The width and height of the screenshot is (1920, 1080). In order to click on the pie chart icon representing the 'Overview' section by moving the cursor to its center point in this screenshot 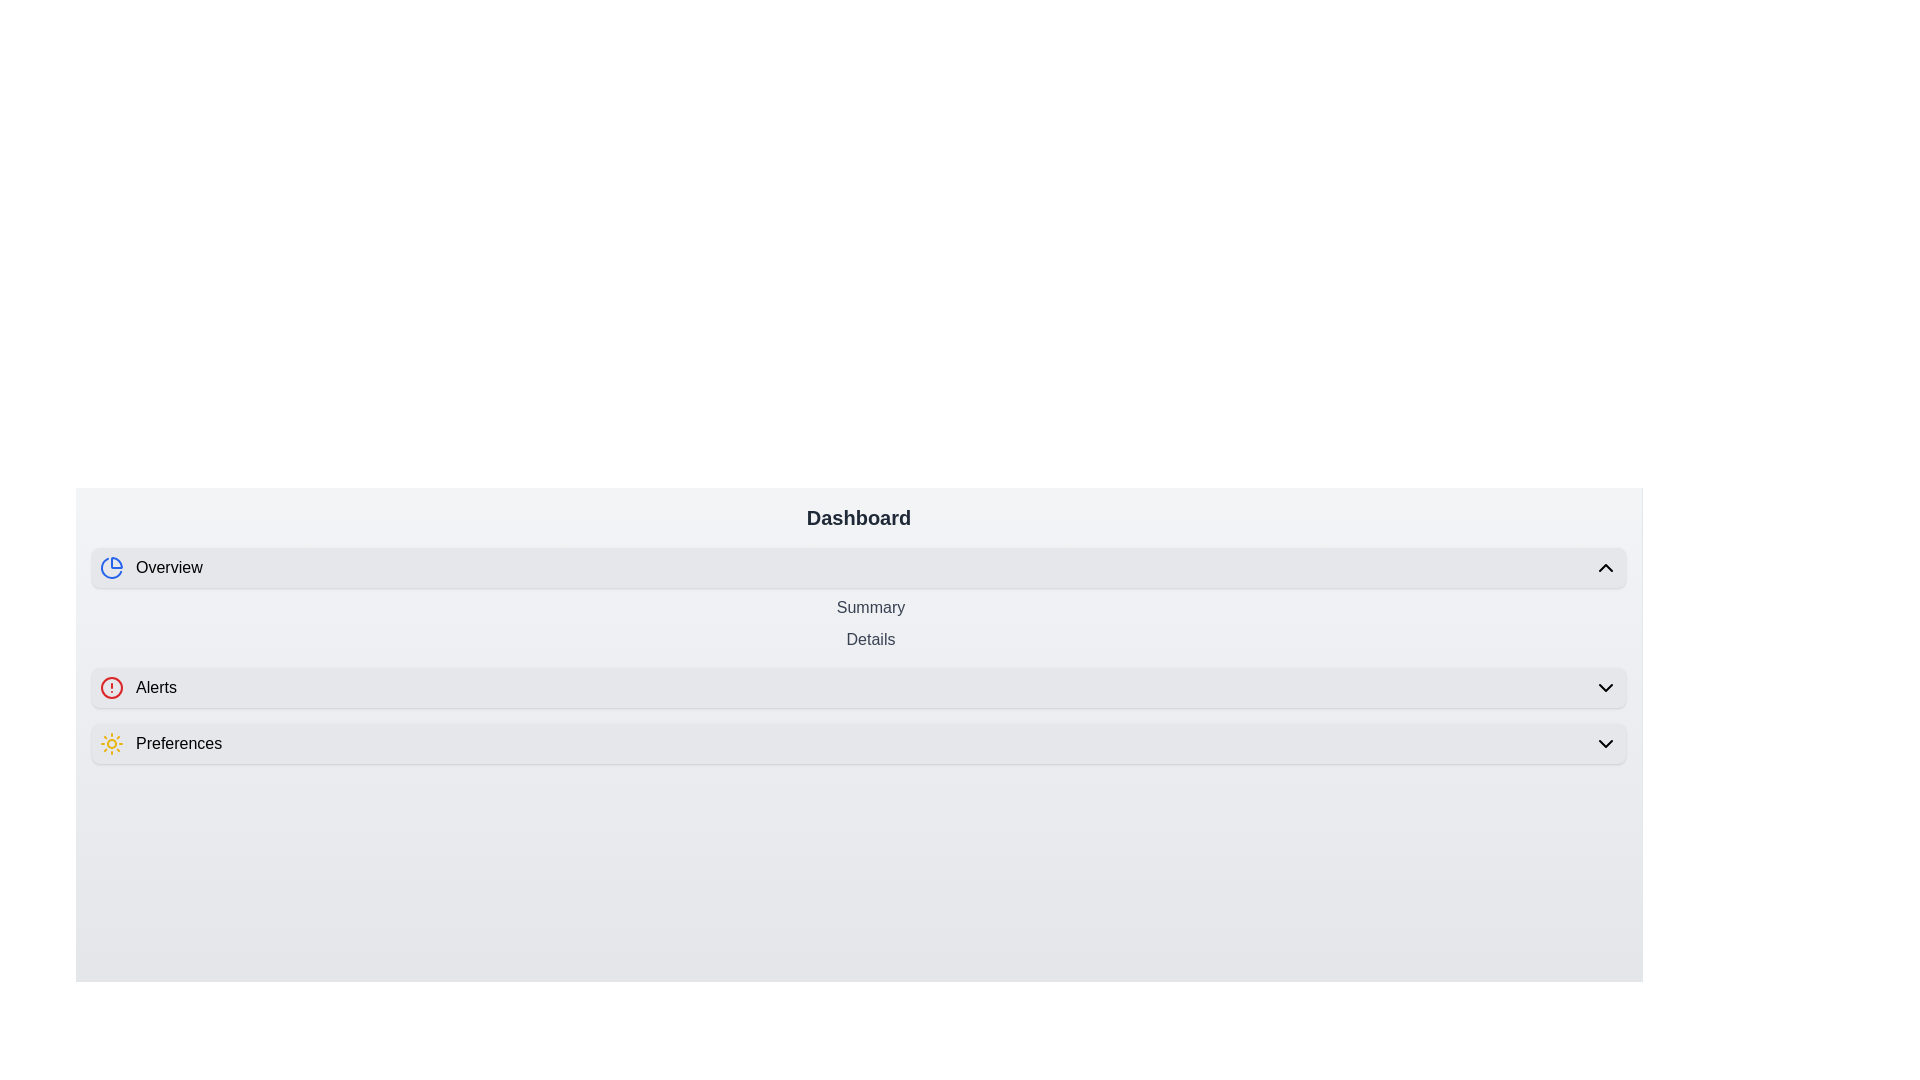, I will do `click(110, 567)`.